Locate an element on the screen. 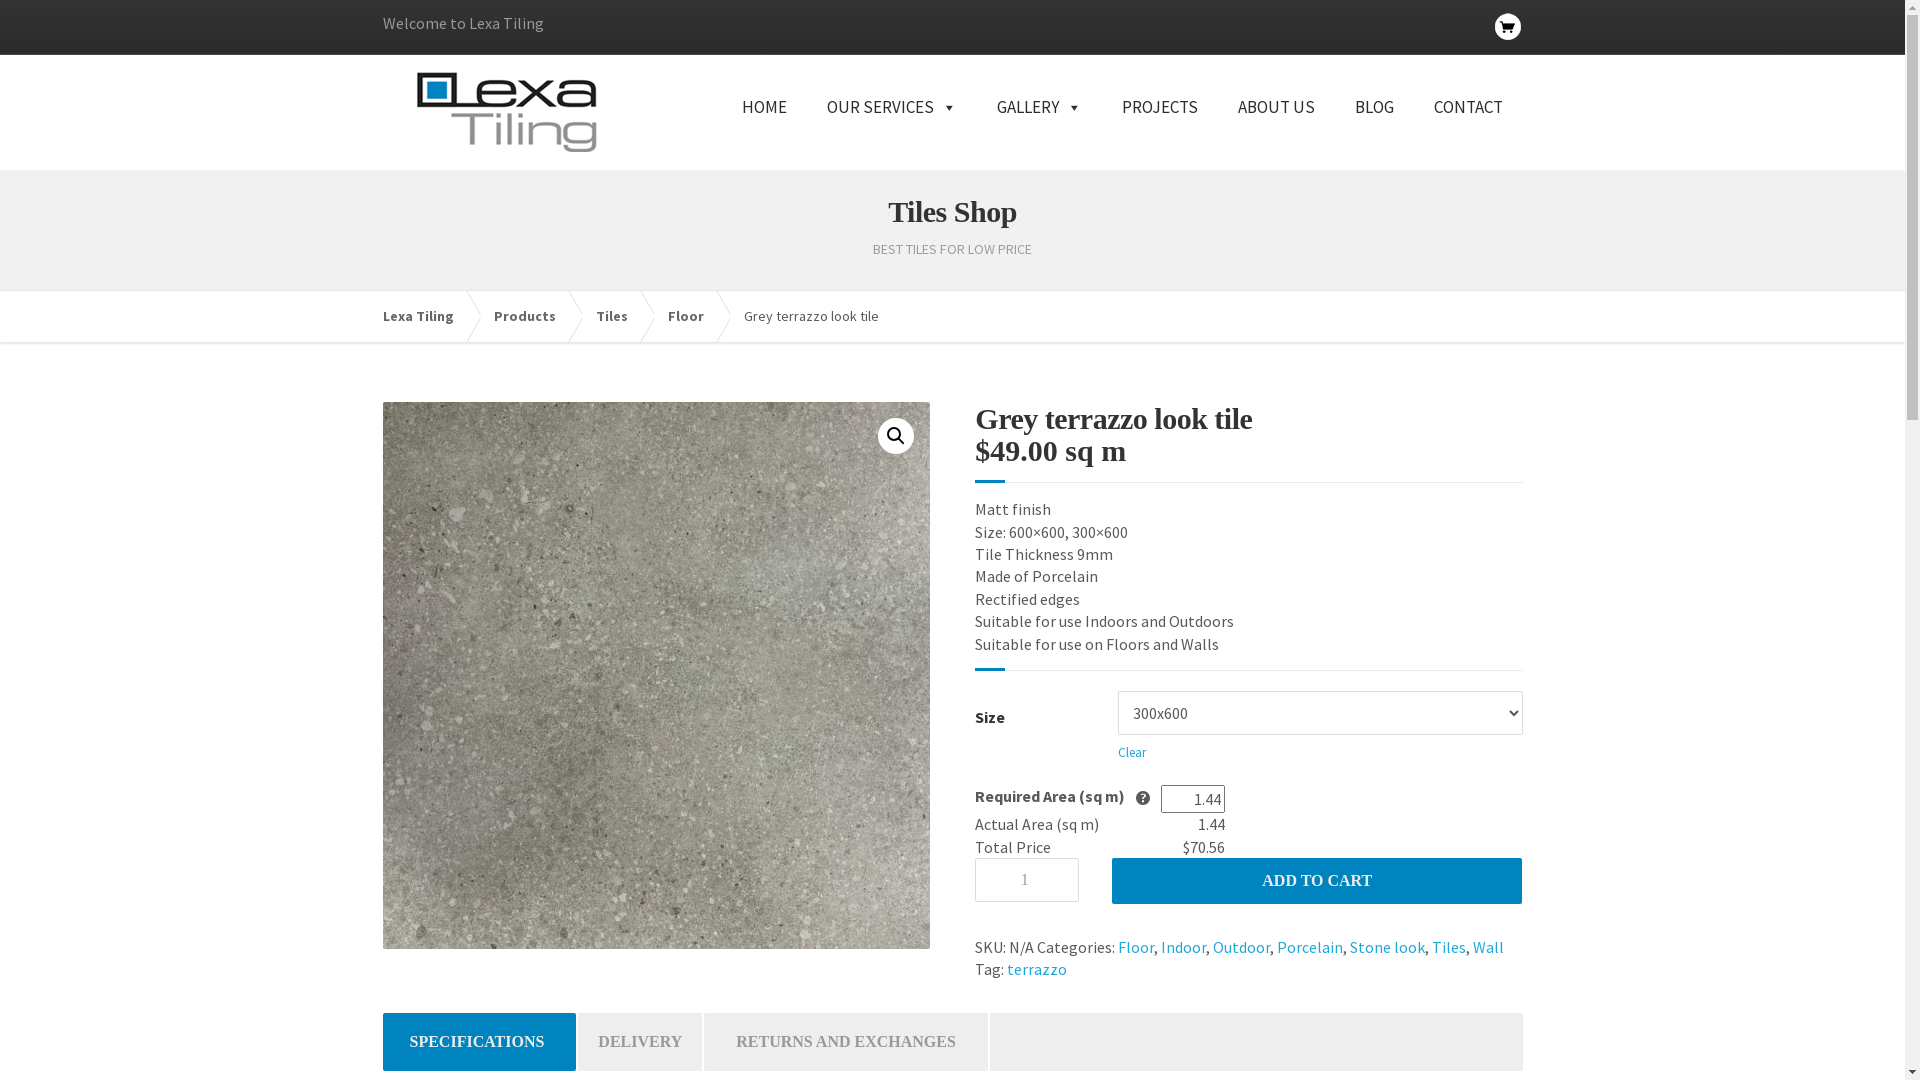 The image size is (1920, 1080). 'Porcelain' is located at coordinates (1310, 946).